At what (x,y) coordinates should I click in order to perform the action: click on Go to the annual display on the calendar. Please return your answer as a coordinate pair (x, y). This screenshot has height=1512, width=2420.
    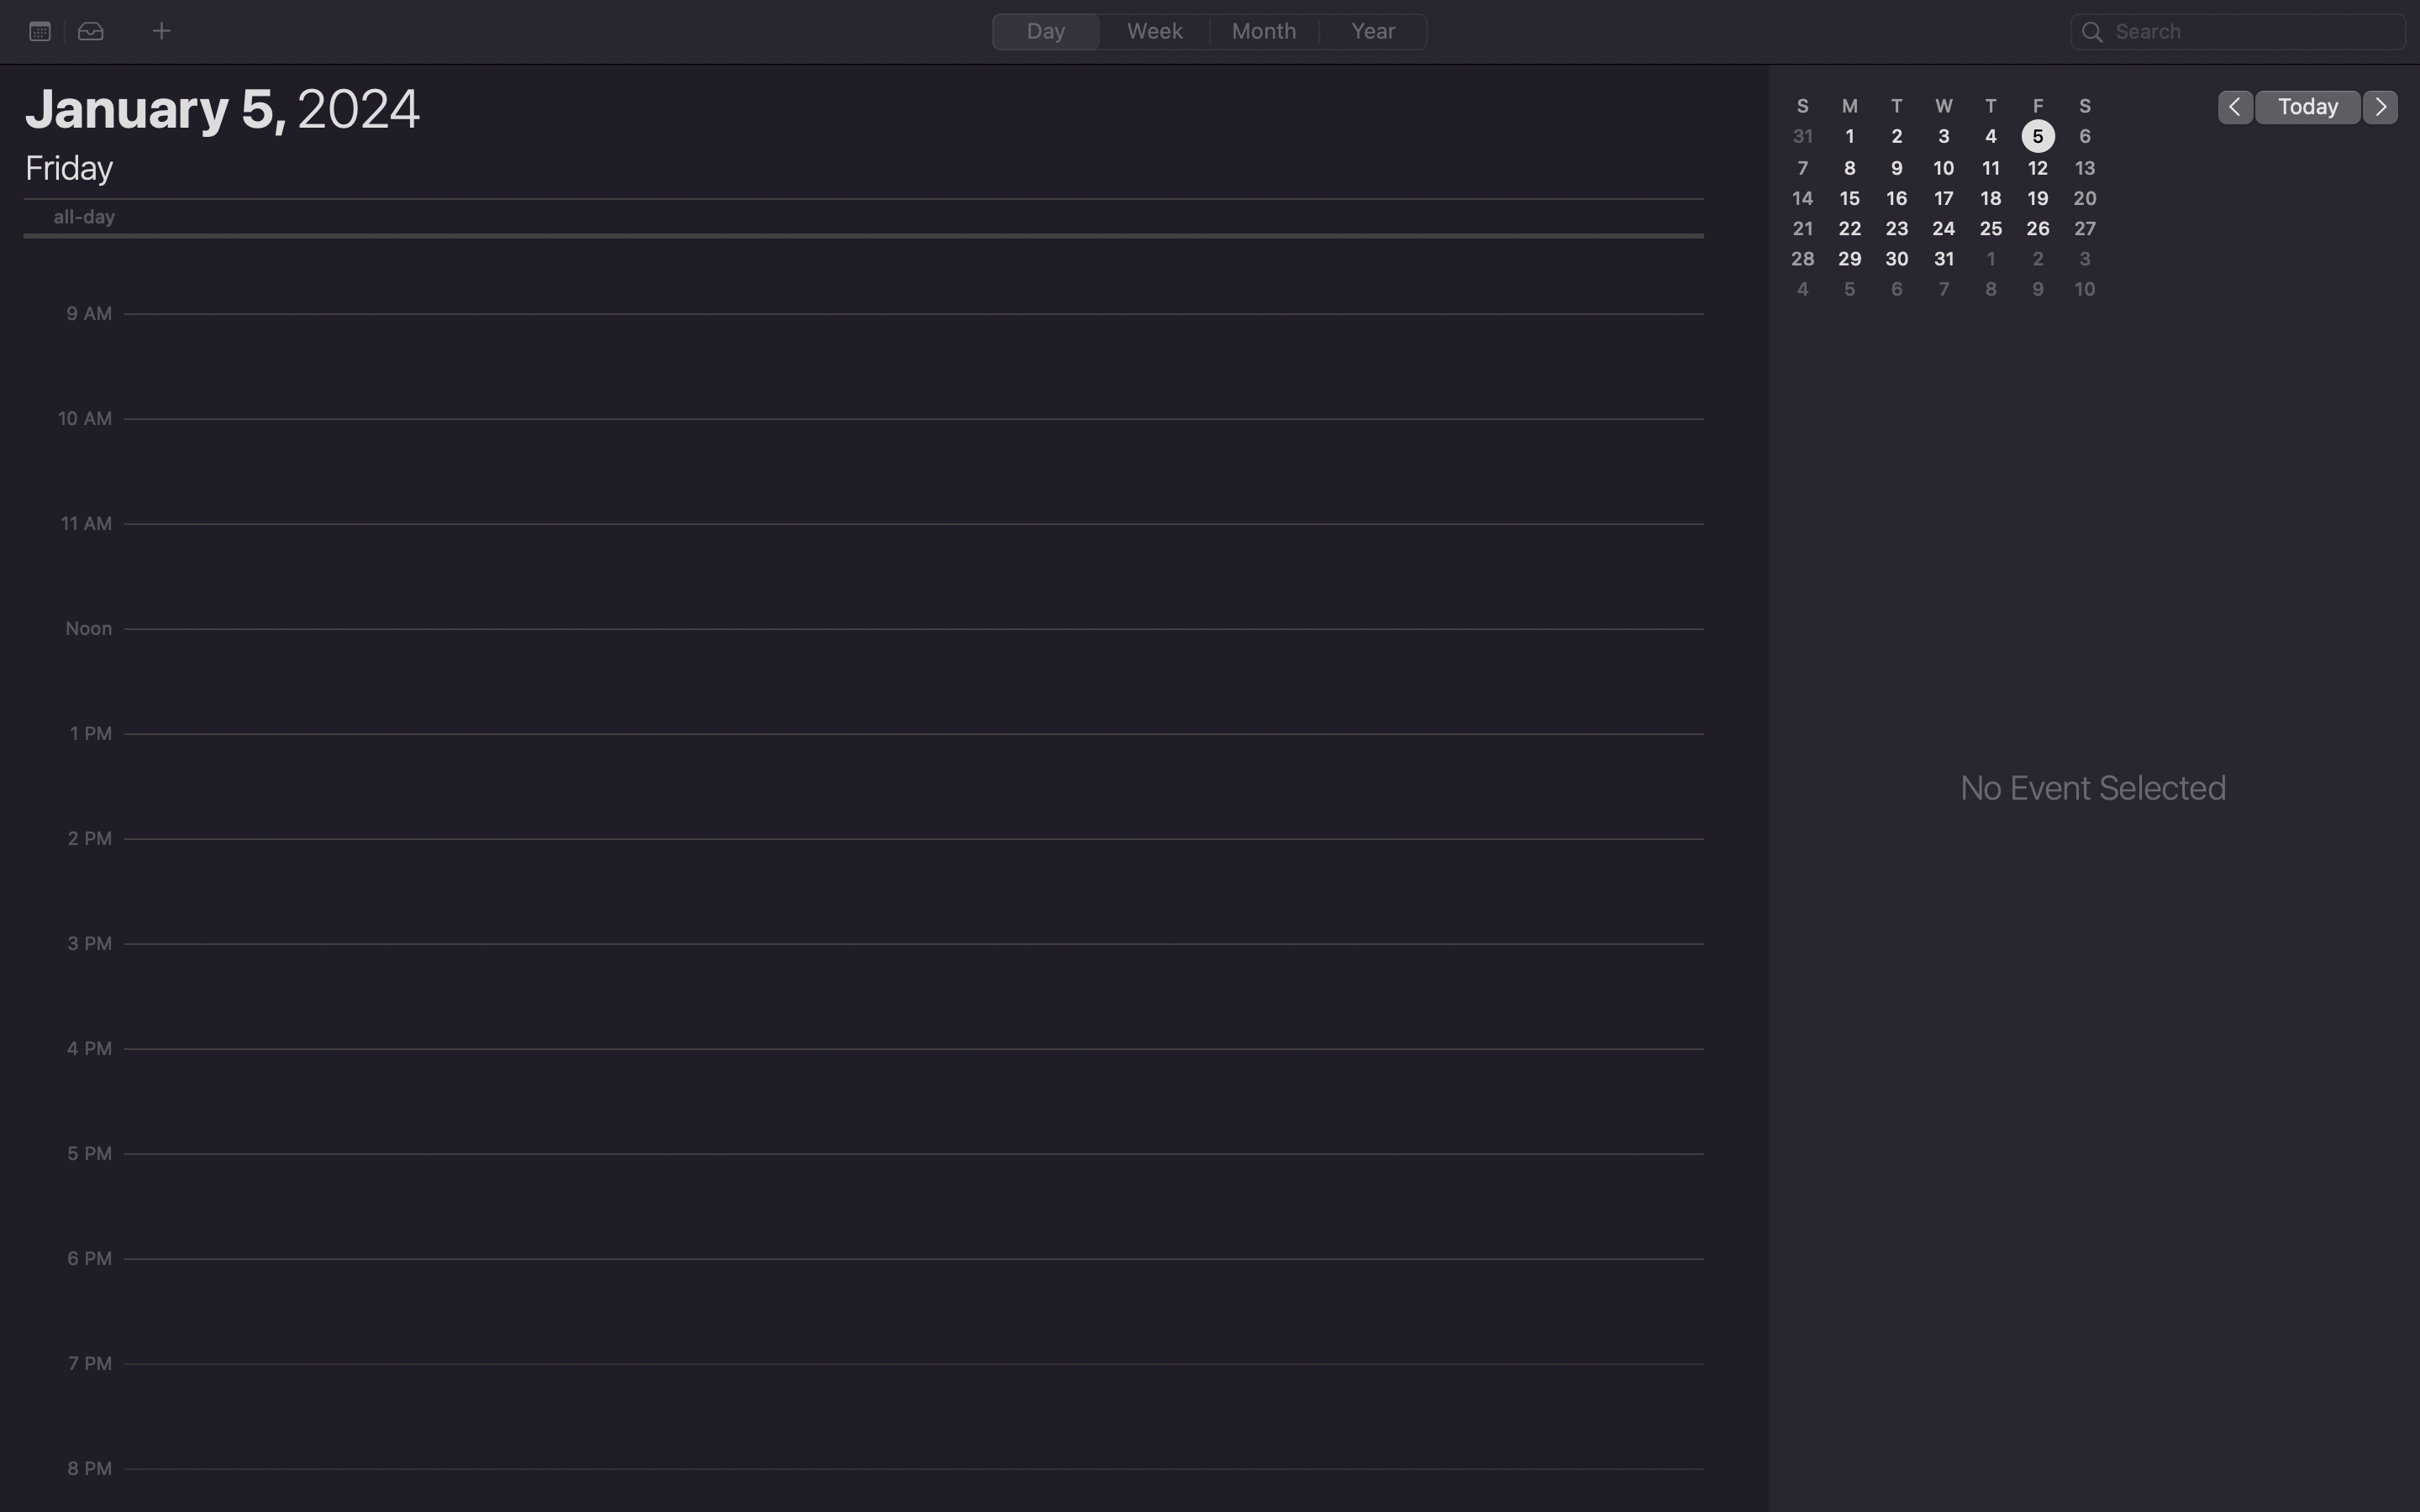
    Looking at the image, I should click on (1372, 32).